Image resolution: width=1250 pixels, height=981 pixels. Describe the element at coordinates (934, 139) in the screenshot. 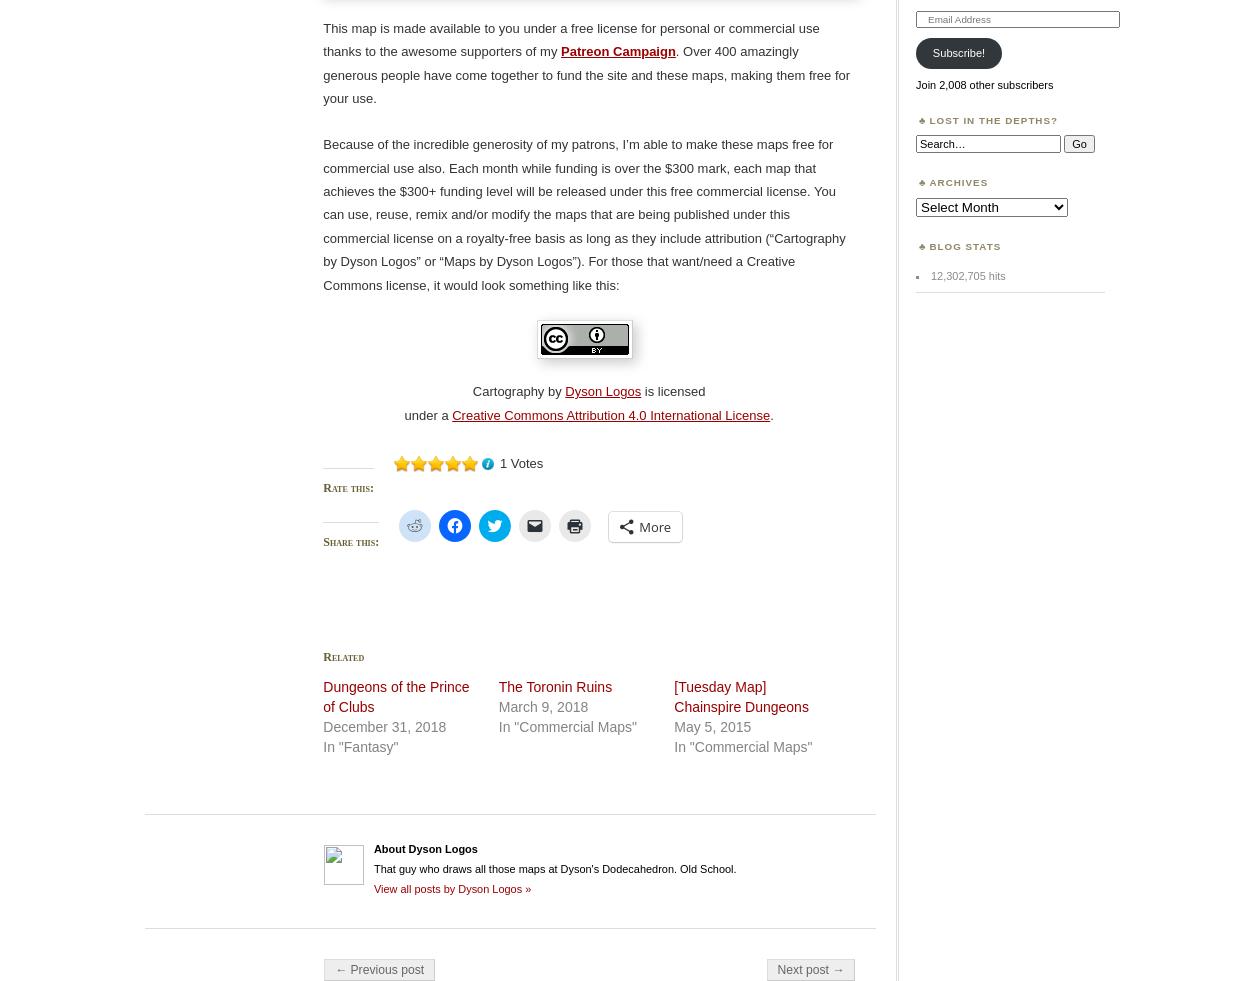

I see `'Search:'` at that location.